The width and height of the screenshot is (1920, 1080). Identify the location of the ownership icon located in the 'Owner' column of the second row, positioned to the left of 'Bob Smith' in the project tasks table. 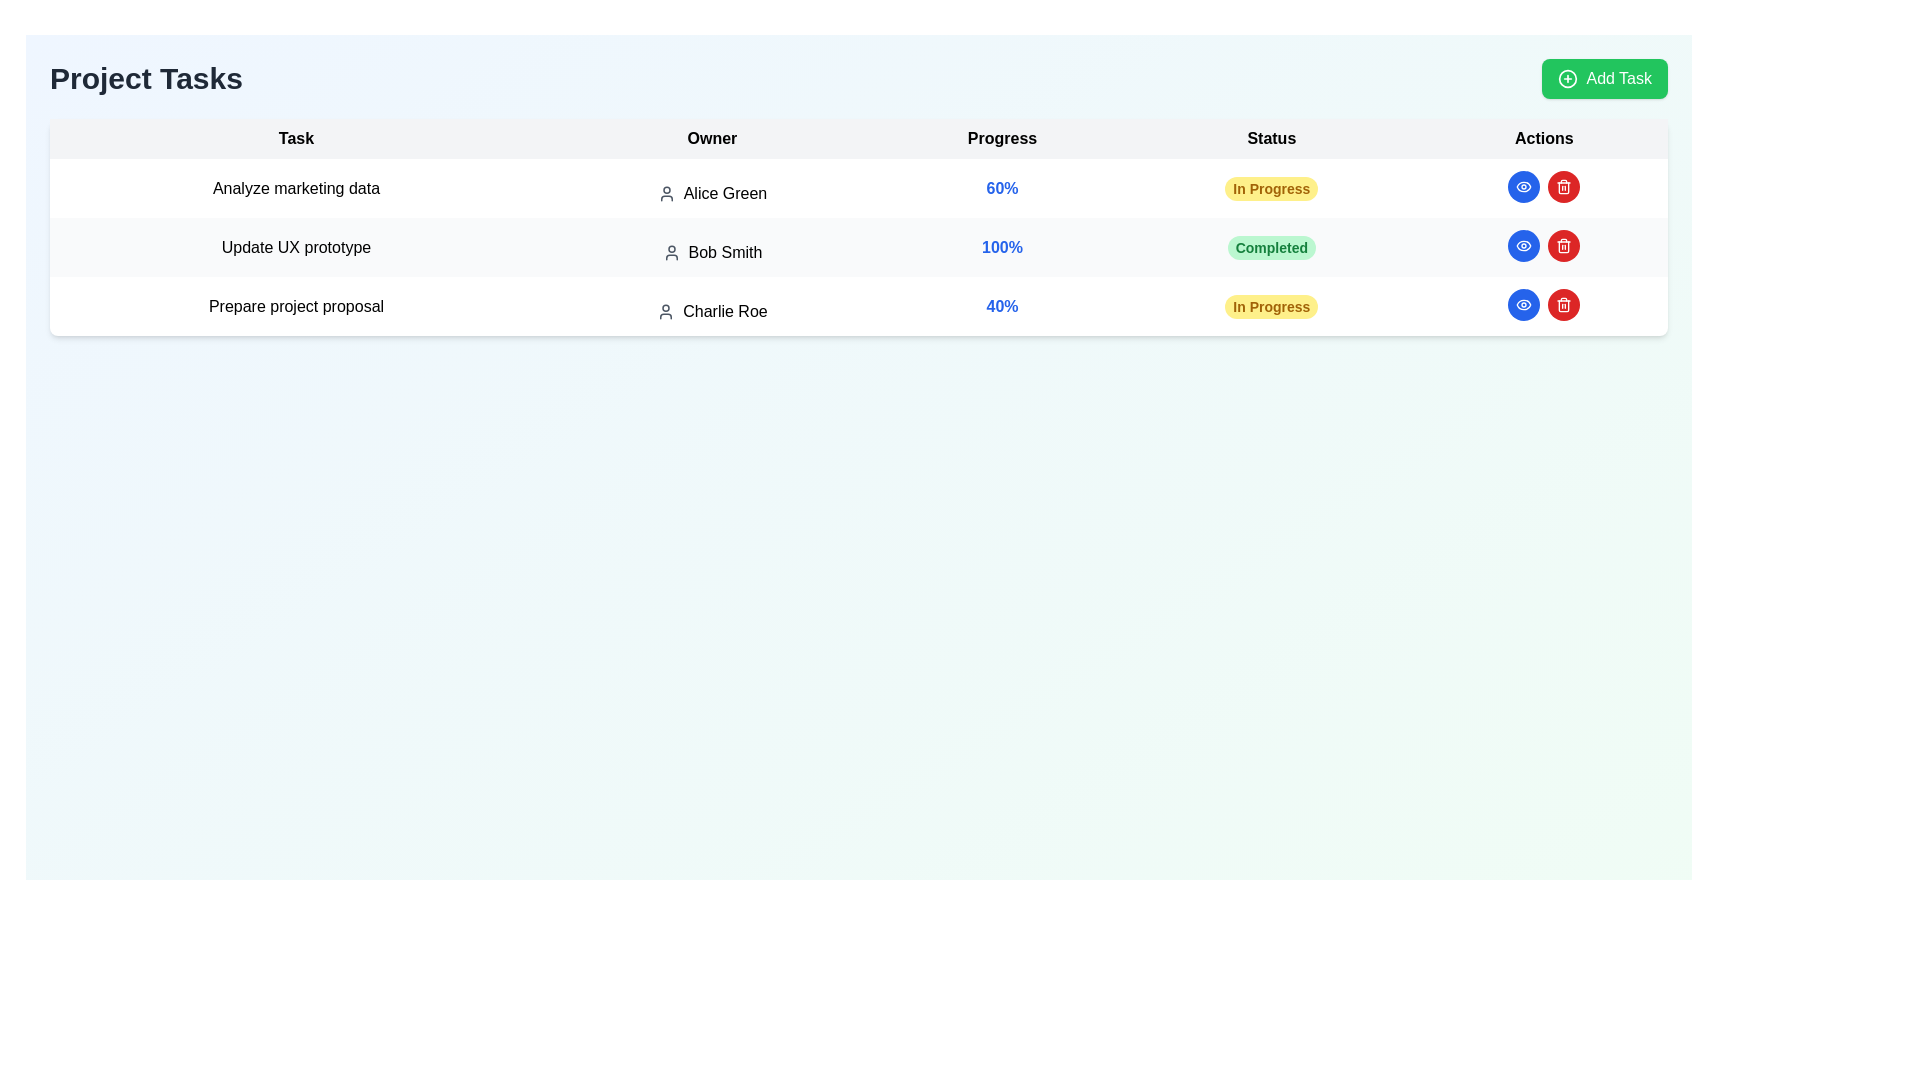
(671, 252).